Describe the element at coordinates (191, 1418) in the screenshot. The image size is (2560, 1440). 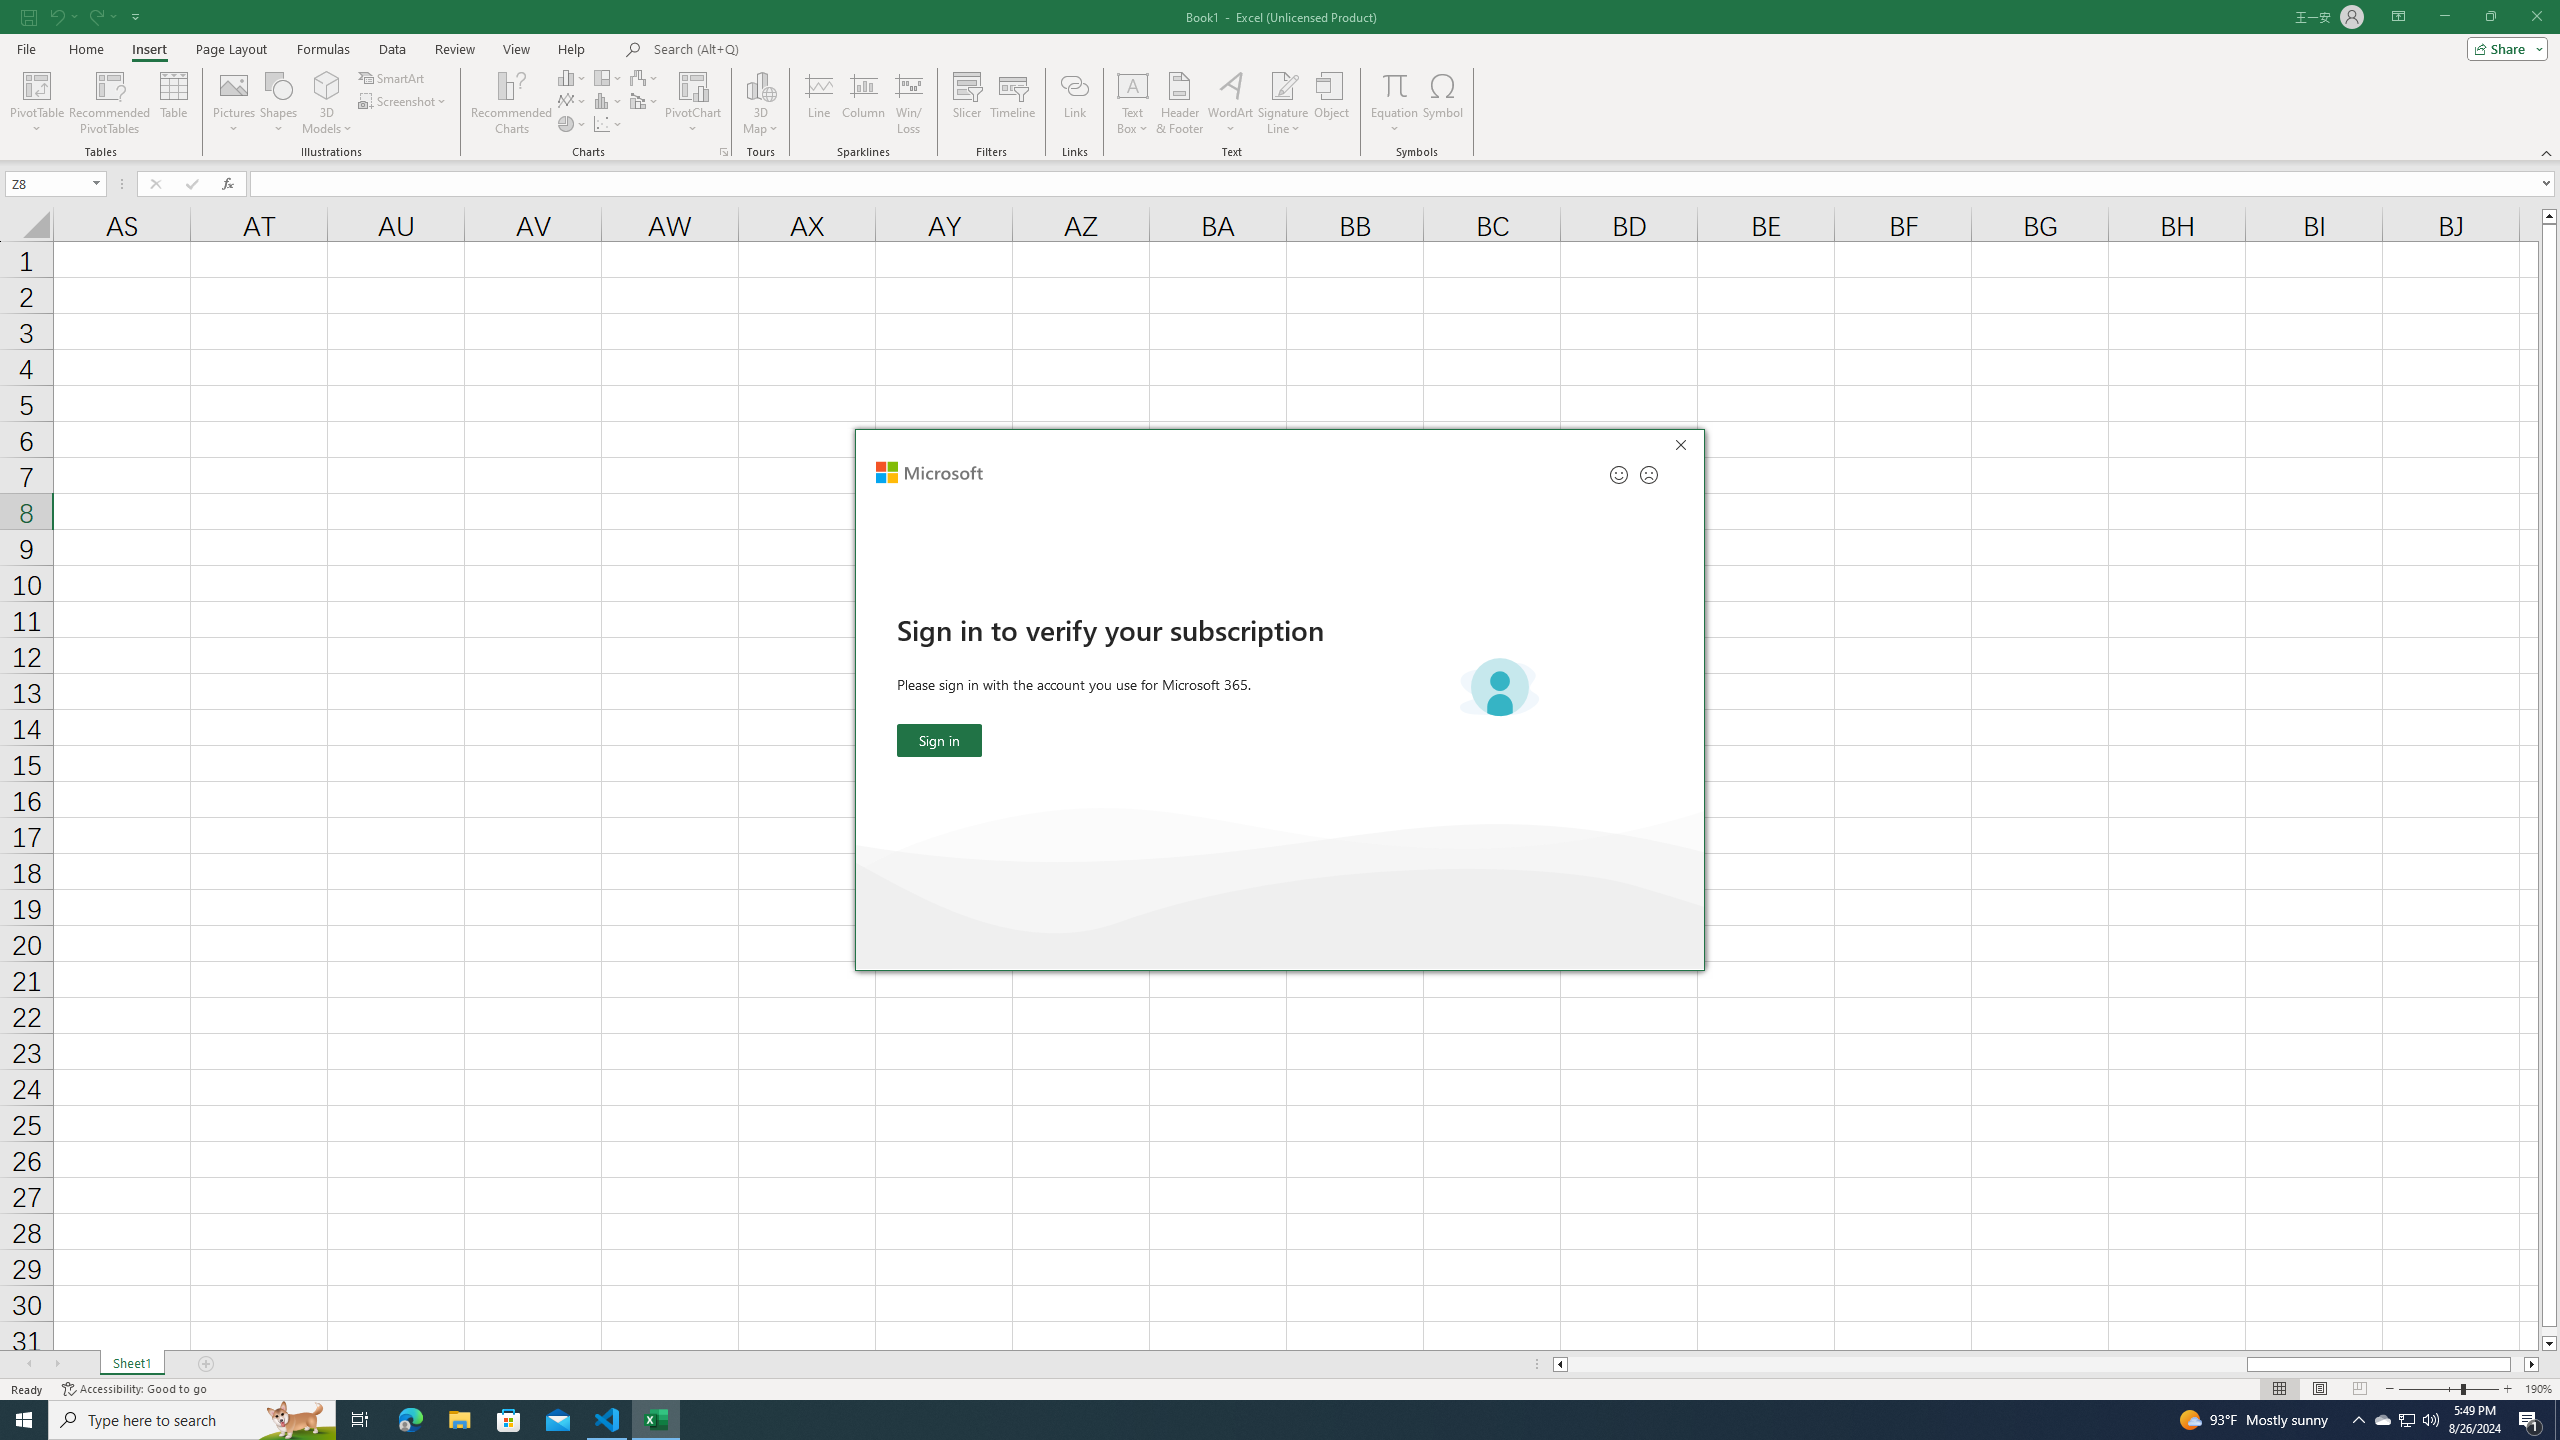
I see `'Type here to search'` at that location.